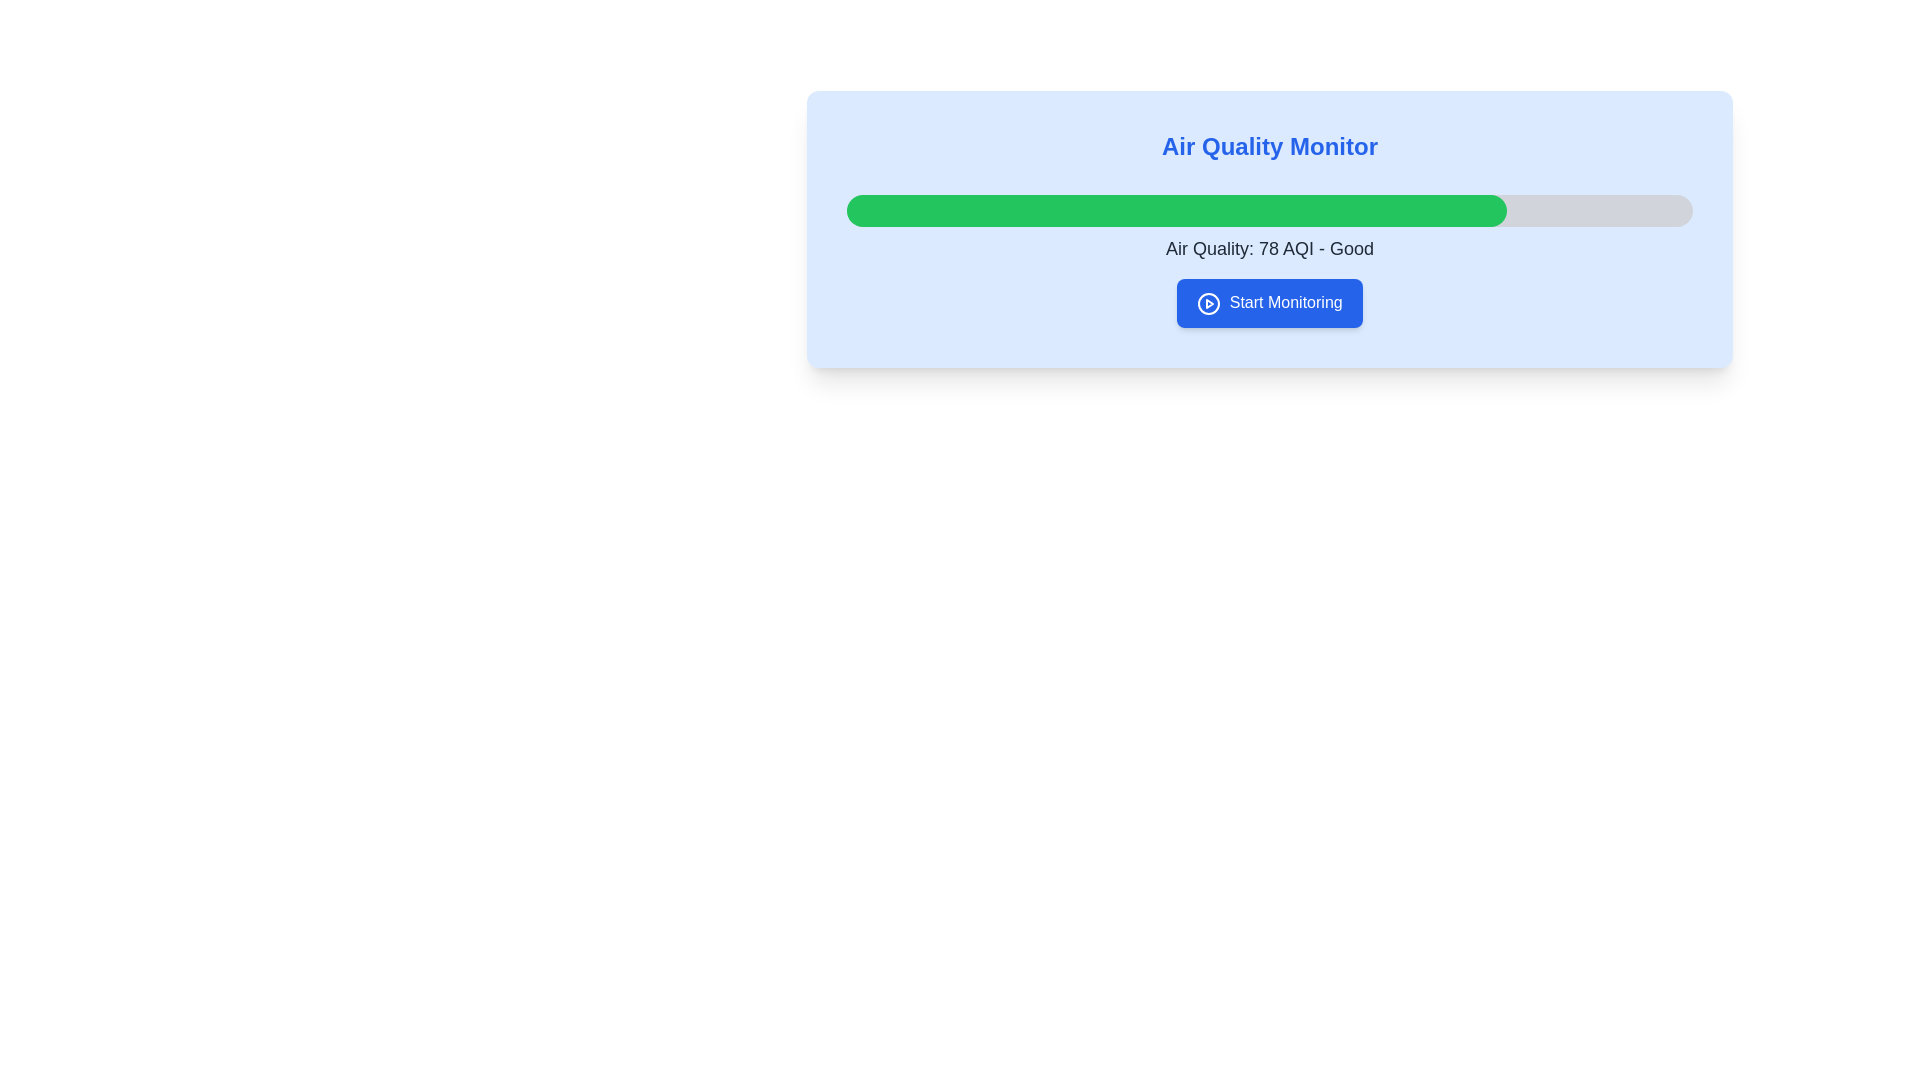 The height and width of the screenshot is (1080, 1920). I want to click on the Progress Indicator Component representing air quality level, which visually indicates completion percentage and is positioned below the 'Air Quality Monitor' title, so click(1176, 211).